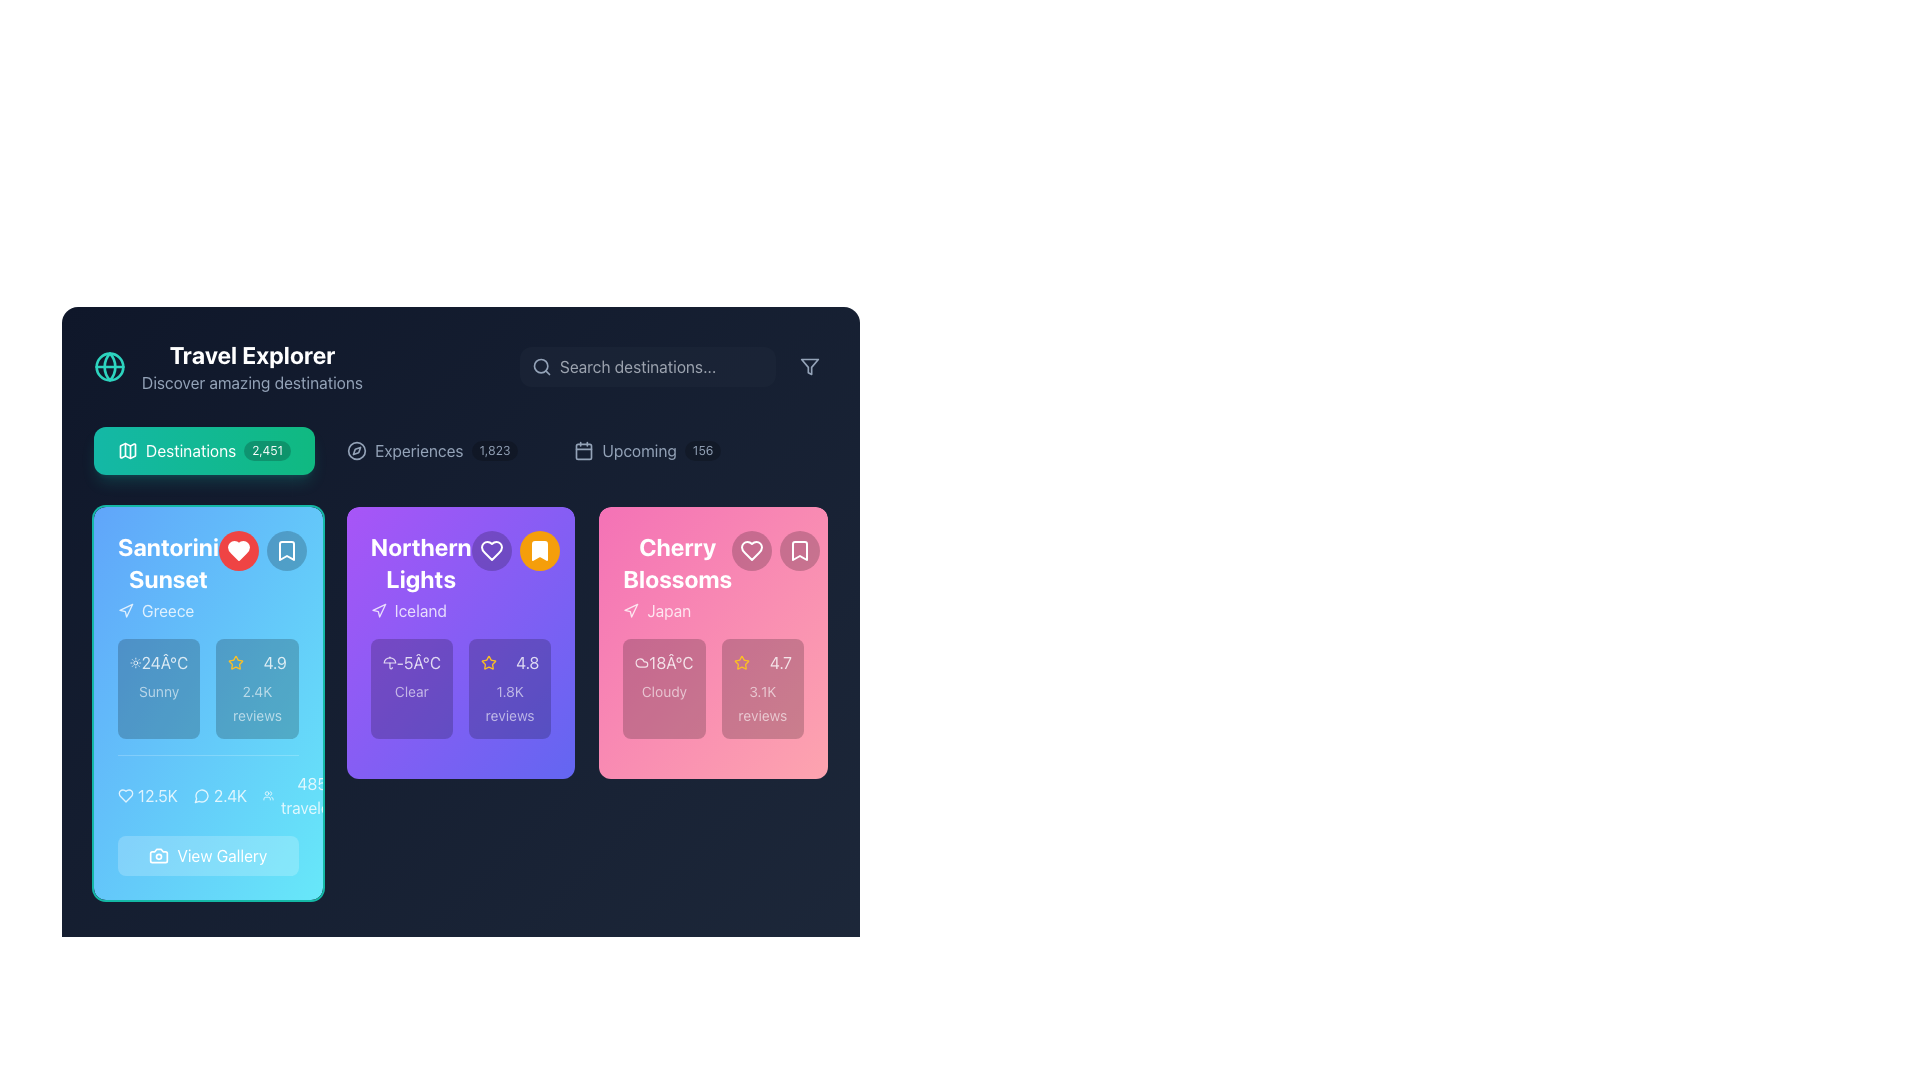 Image resolution: width=1920 pixels, height=1080 pixels. Describe the element at coordinates (673, 366) in the screenshot. I see `the magnifying glass icon located to the left of the search input field, which features a placeholder text 'Search destinations...' and is styled with a dark background and rounded edges` at that location.